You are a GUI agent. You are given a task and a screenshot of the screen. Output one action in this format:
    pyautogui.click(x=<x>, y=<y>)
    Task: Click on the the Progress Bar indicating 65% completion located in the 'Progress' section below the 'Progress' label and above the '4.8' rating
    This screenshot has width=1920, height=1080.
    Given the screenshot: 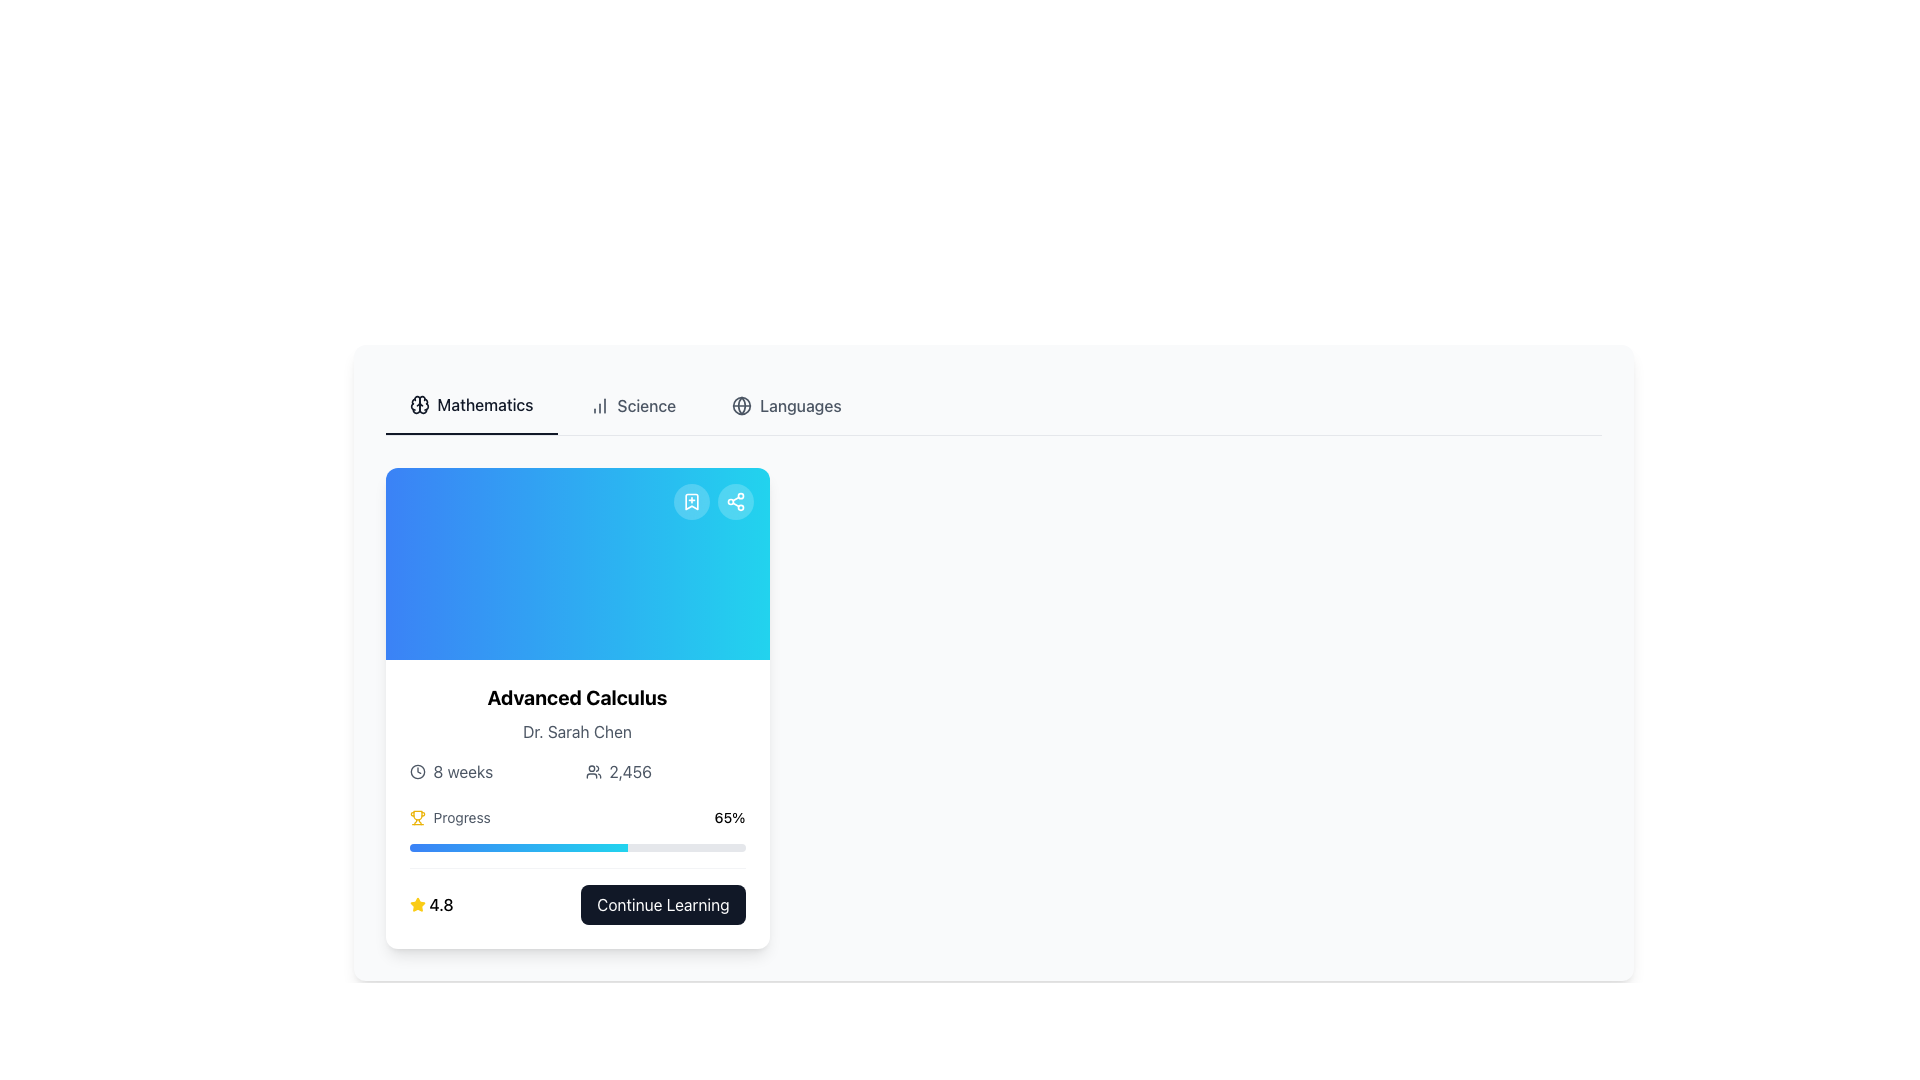 What is the action you would take?
    pyautogui.click(x=576, y=848)
    